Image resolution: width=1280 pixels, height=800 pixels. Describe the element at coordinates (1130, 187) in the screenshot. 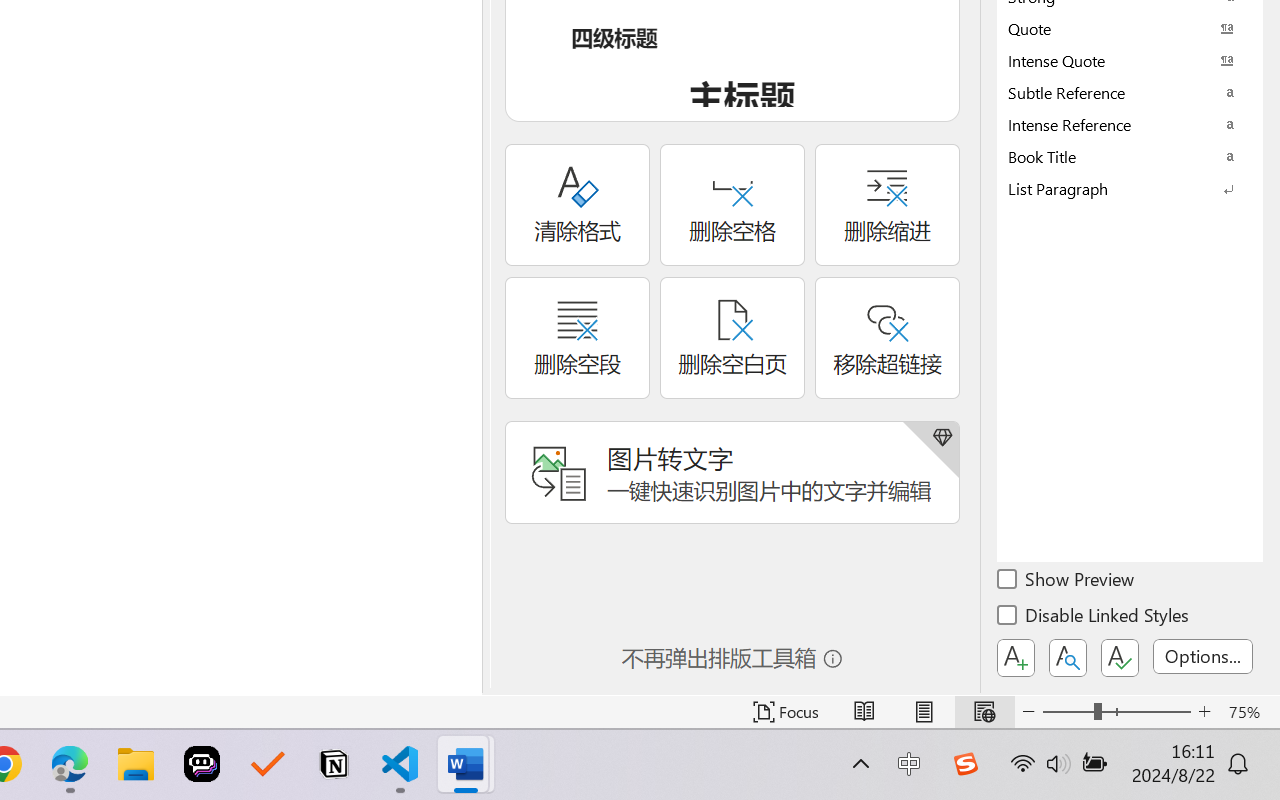

I see `'List Paragraph'` at that location.